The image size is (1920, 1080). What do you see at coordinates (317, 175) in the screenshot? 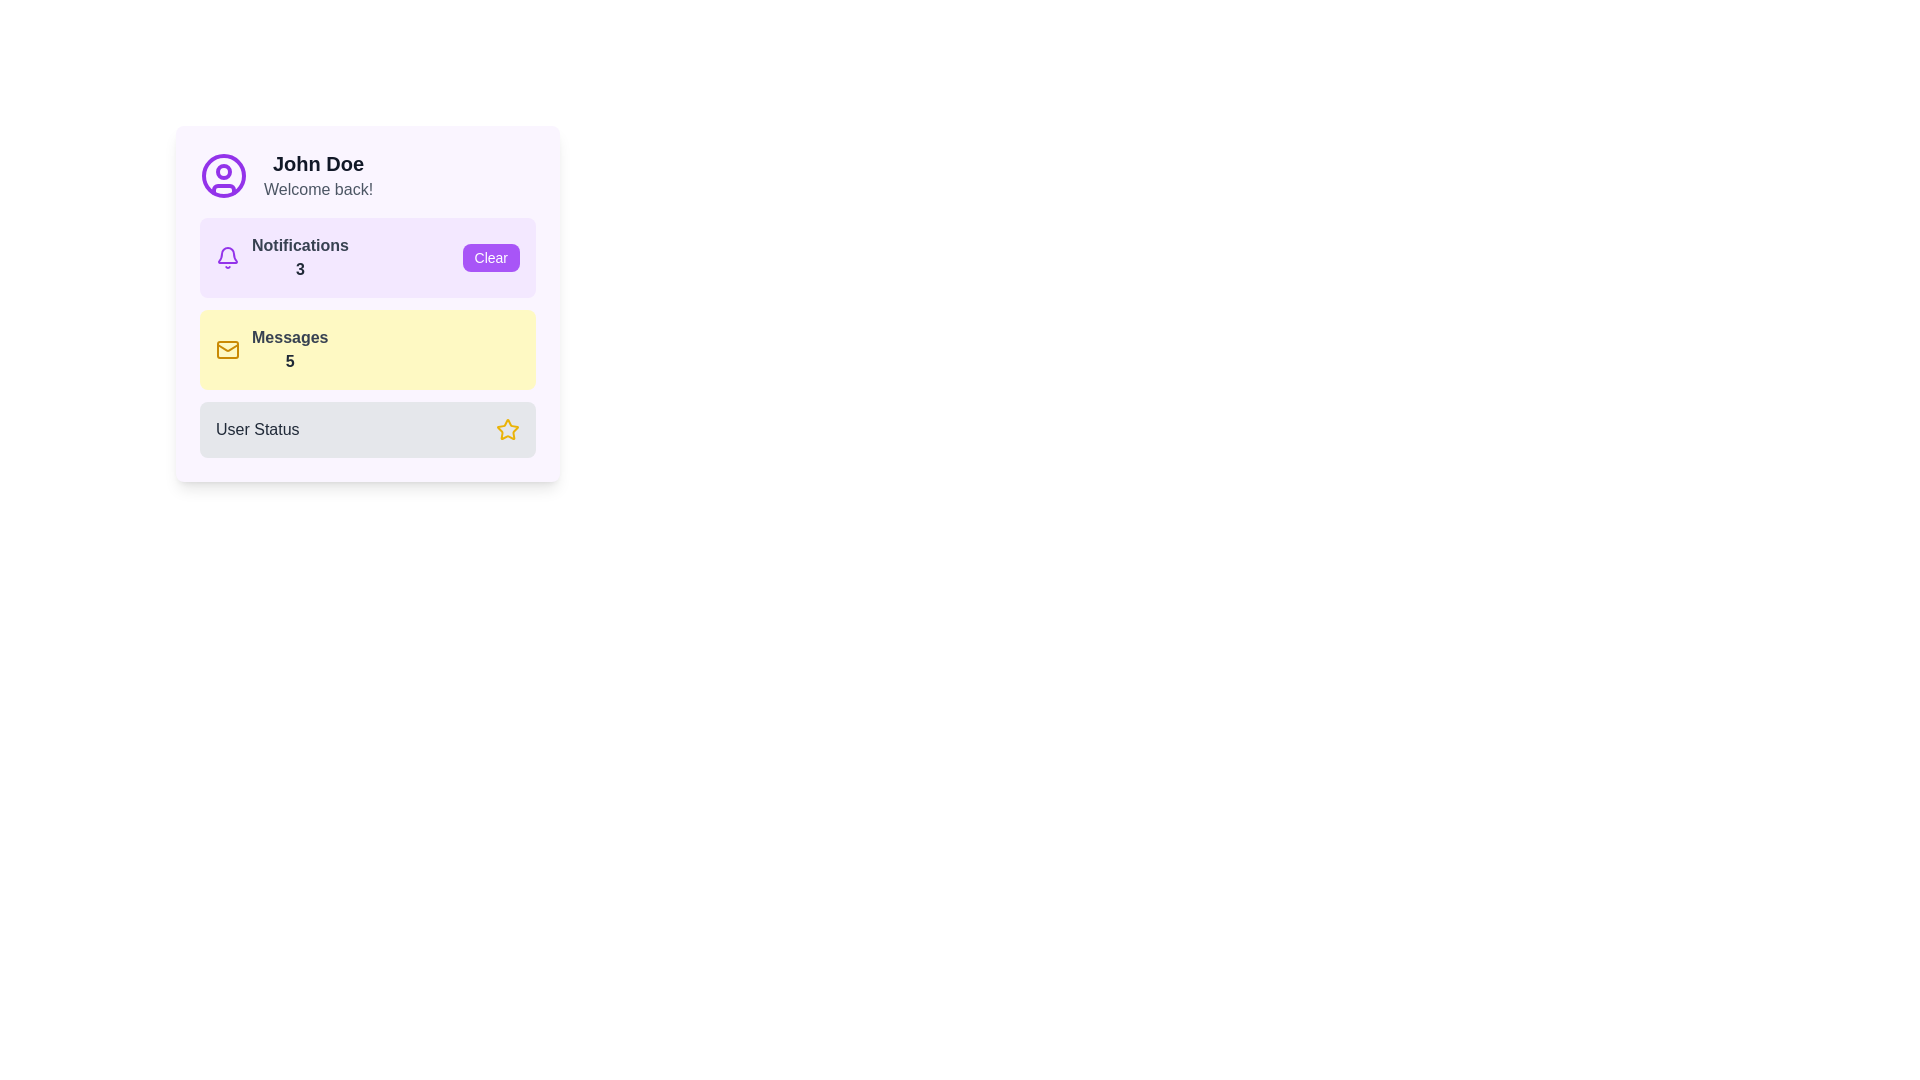
I see `personalized greeting text displayed in the user profile card, located in the top left corner of the content area to the right of the circular profile icon` at bounding box center [317, 175].